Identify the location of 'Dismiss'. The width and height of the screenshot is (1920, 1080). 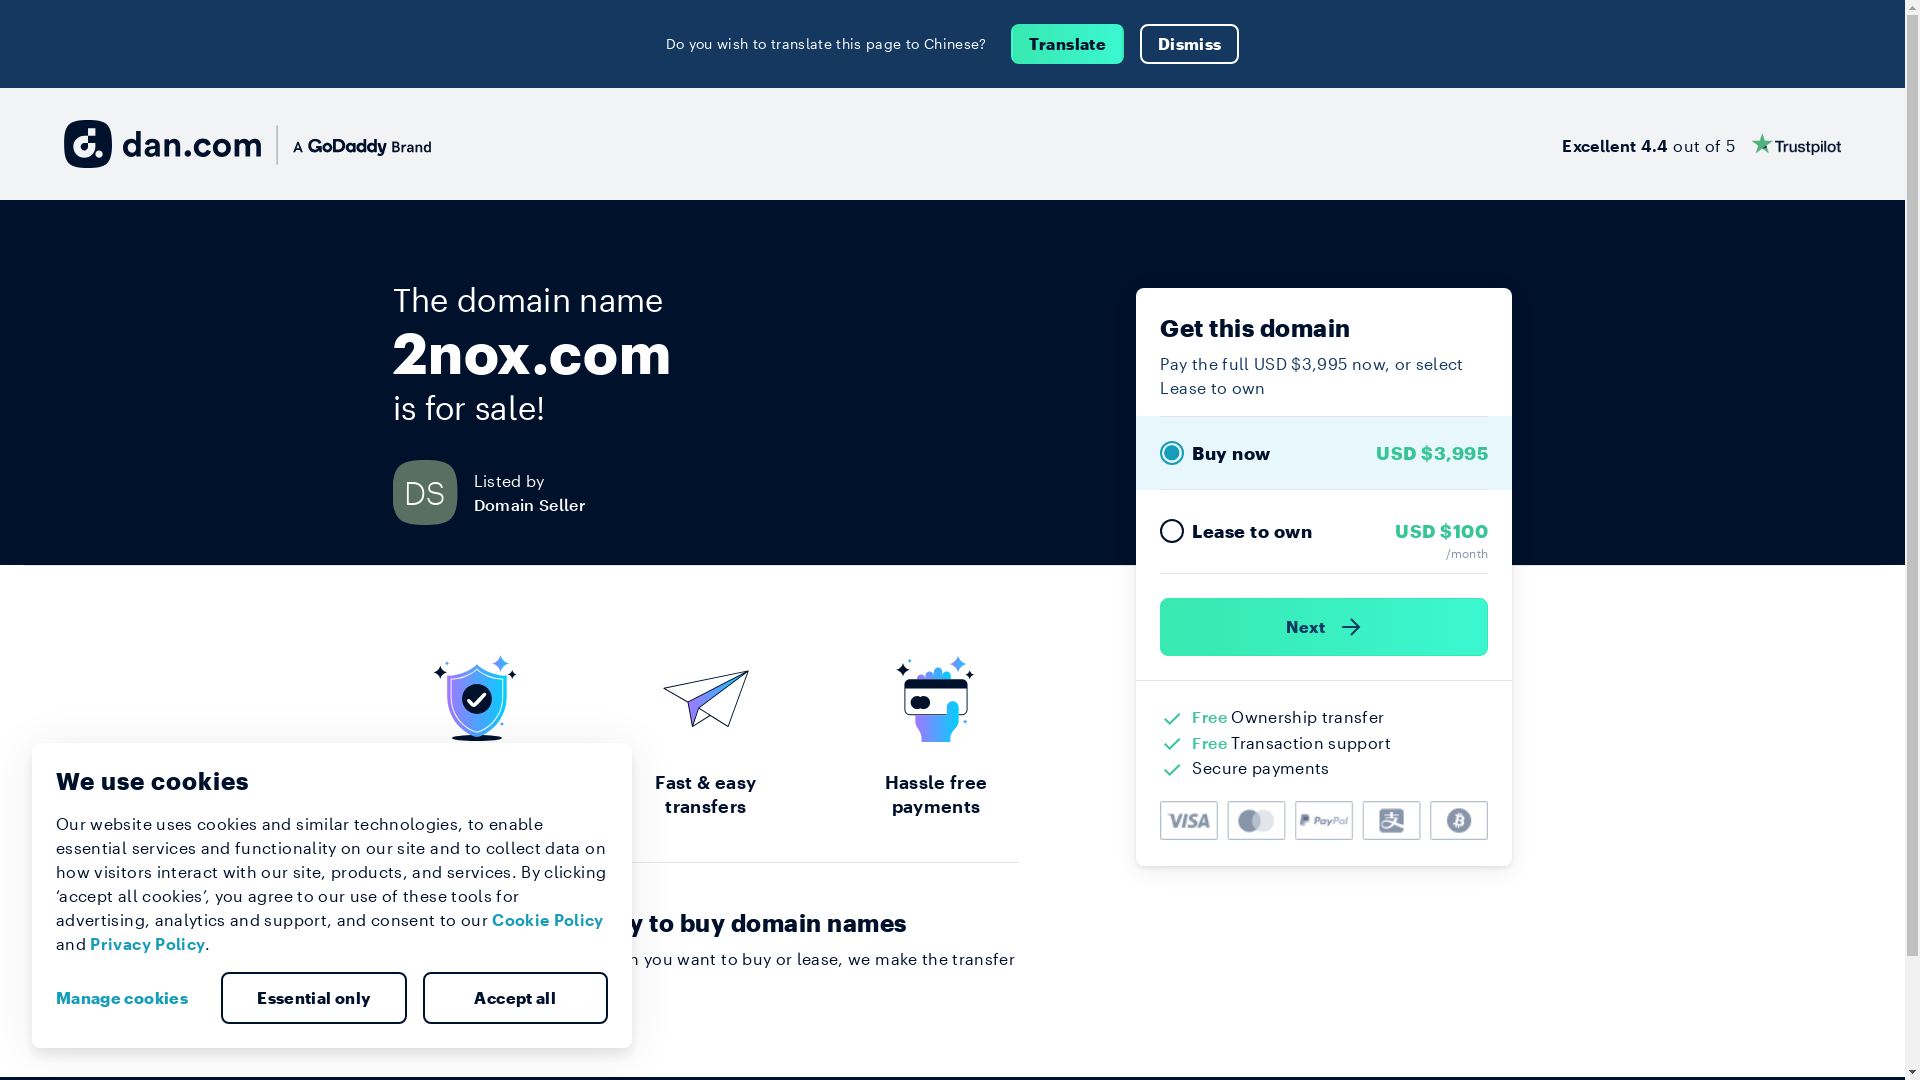
(1189, 43).